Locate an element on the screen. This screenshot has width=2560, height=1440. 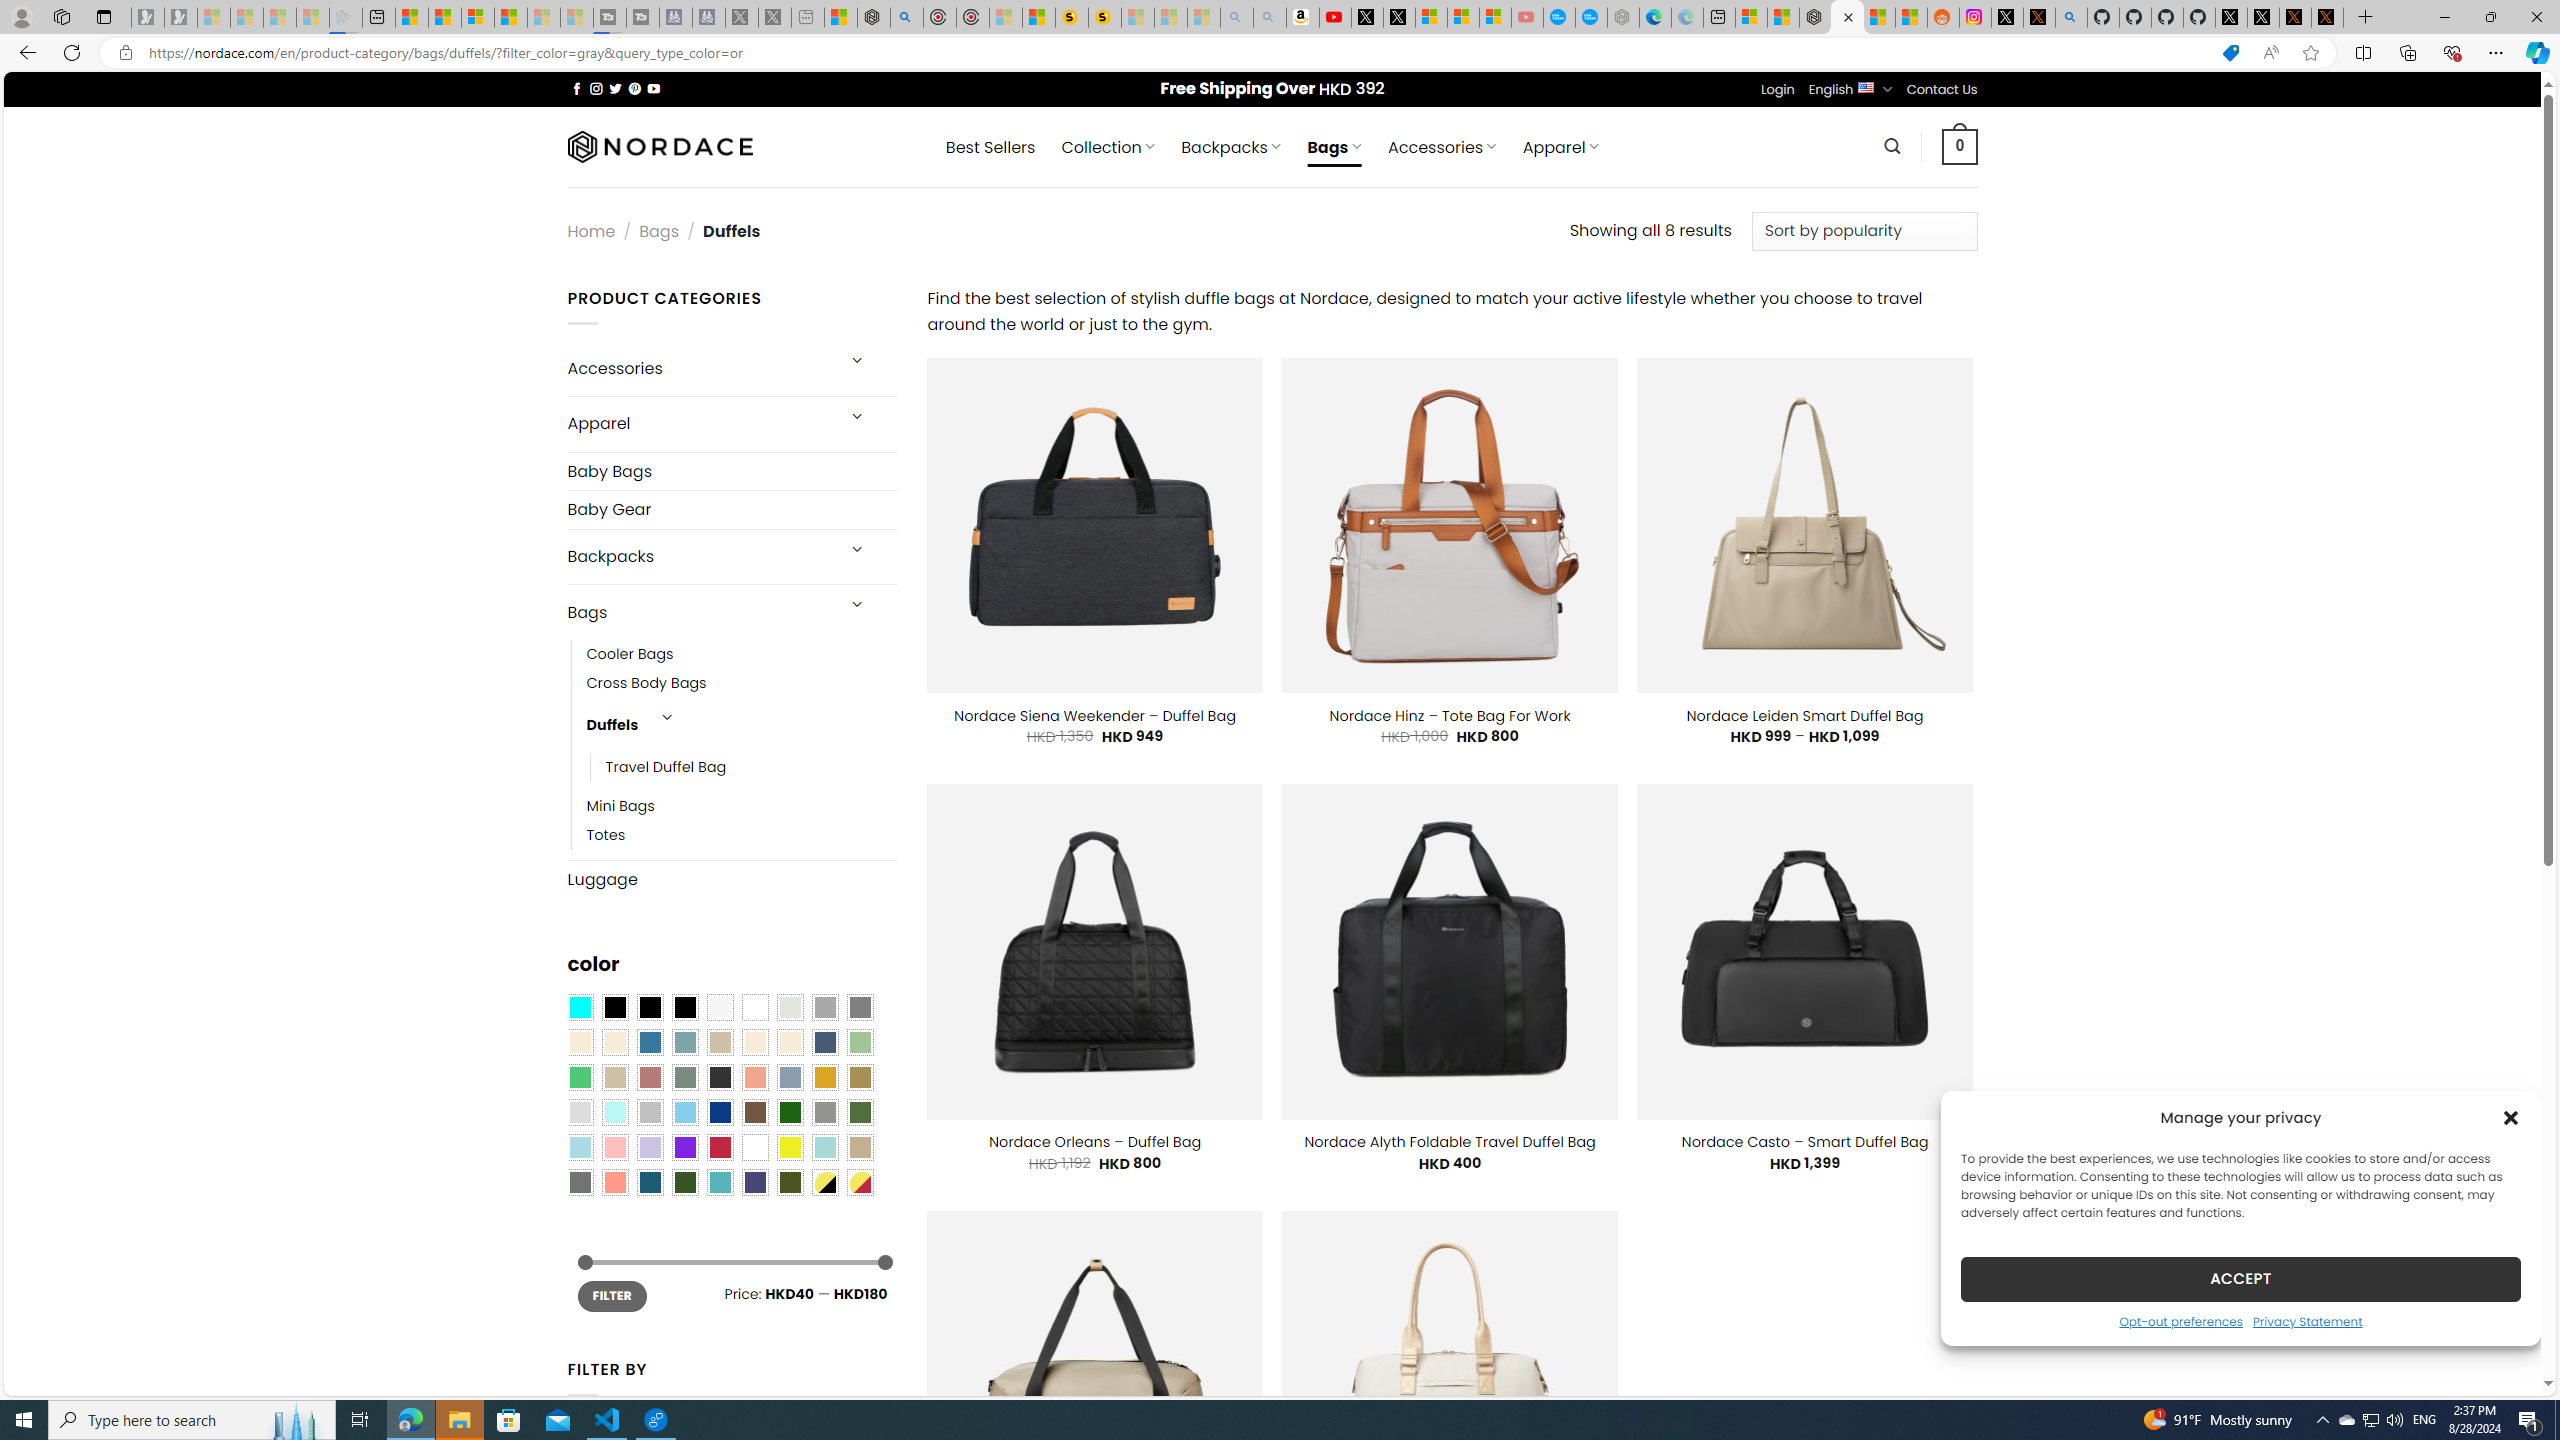
'Mini Bags' is located at coordinates (619, 807).